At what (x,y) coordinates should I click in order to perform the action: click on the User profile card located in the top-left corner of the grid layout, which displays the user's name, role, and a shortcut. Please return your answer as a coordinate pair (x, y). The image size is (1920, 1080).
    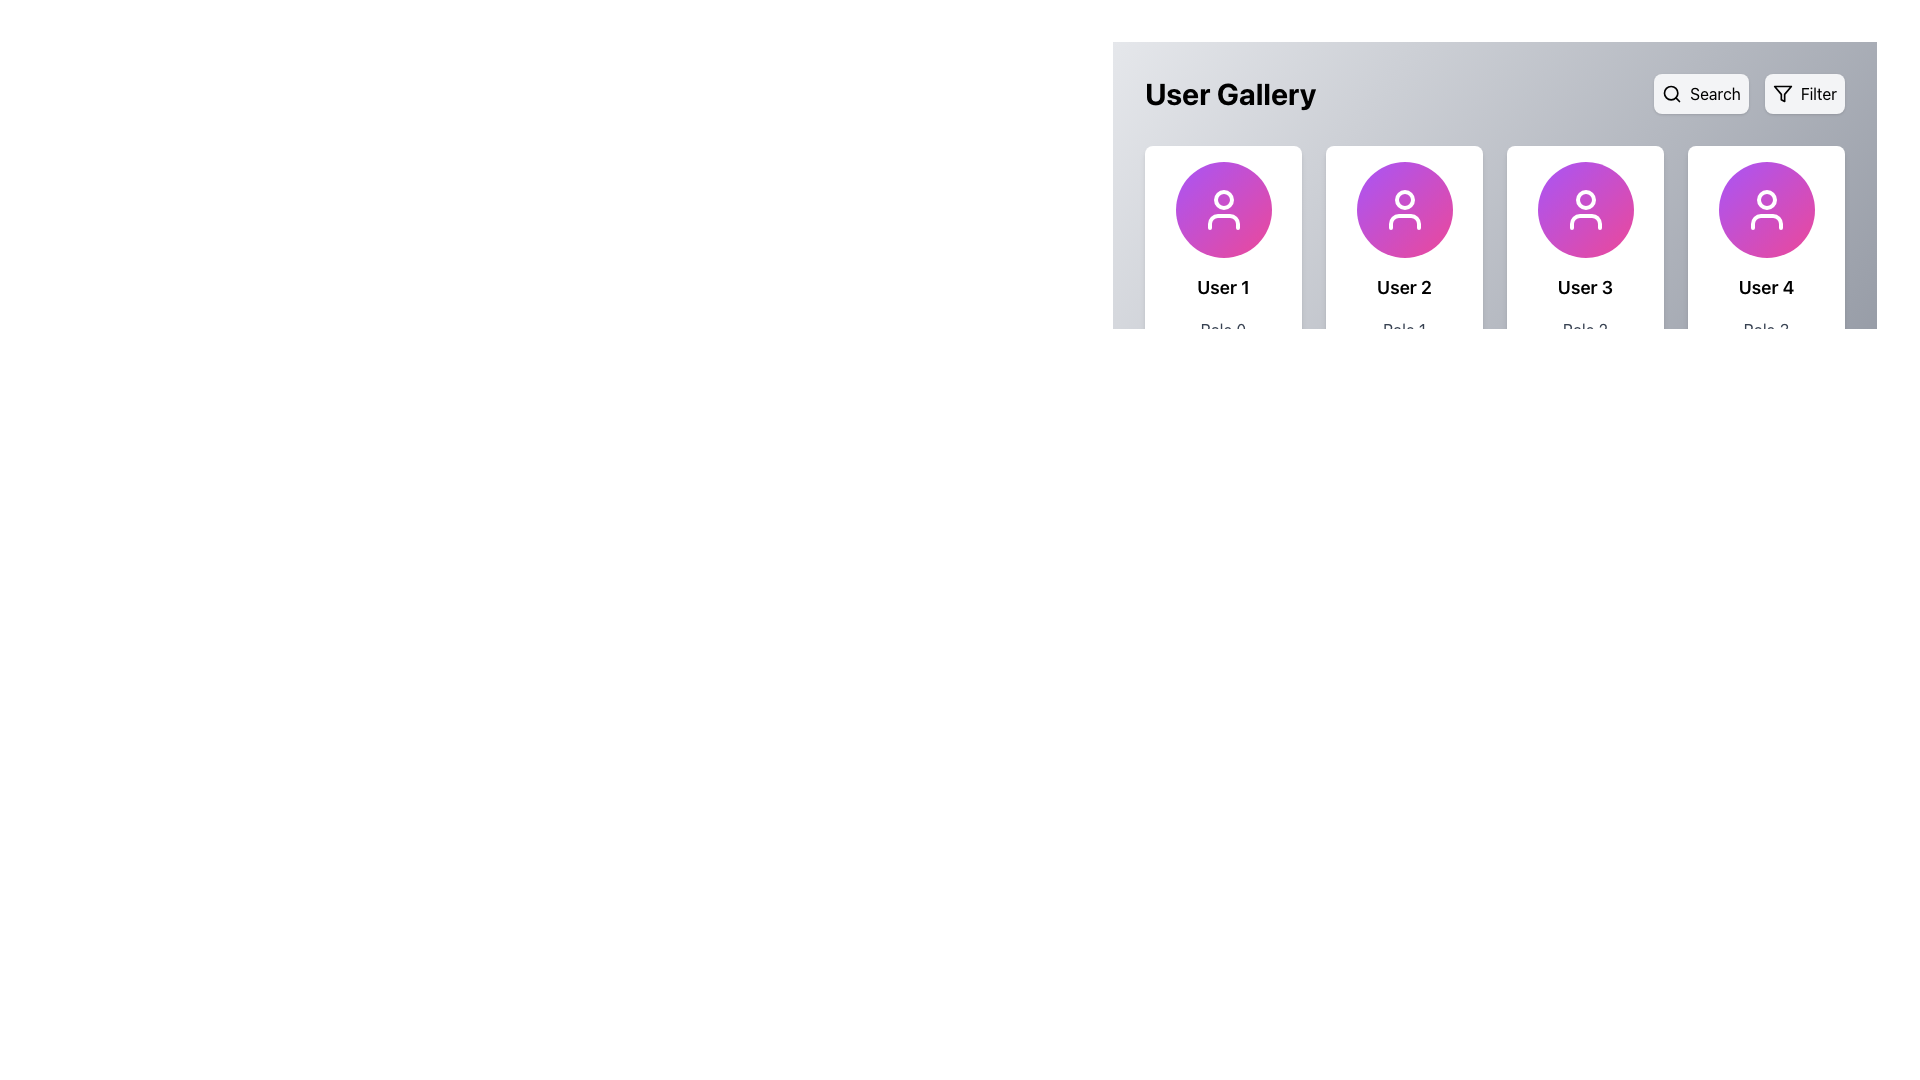
    Looking at the image, I should click on (1222, 292).